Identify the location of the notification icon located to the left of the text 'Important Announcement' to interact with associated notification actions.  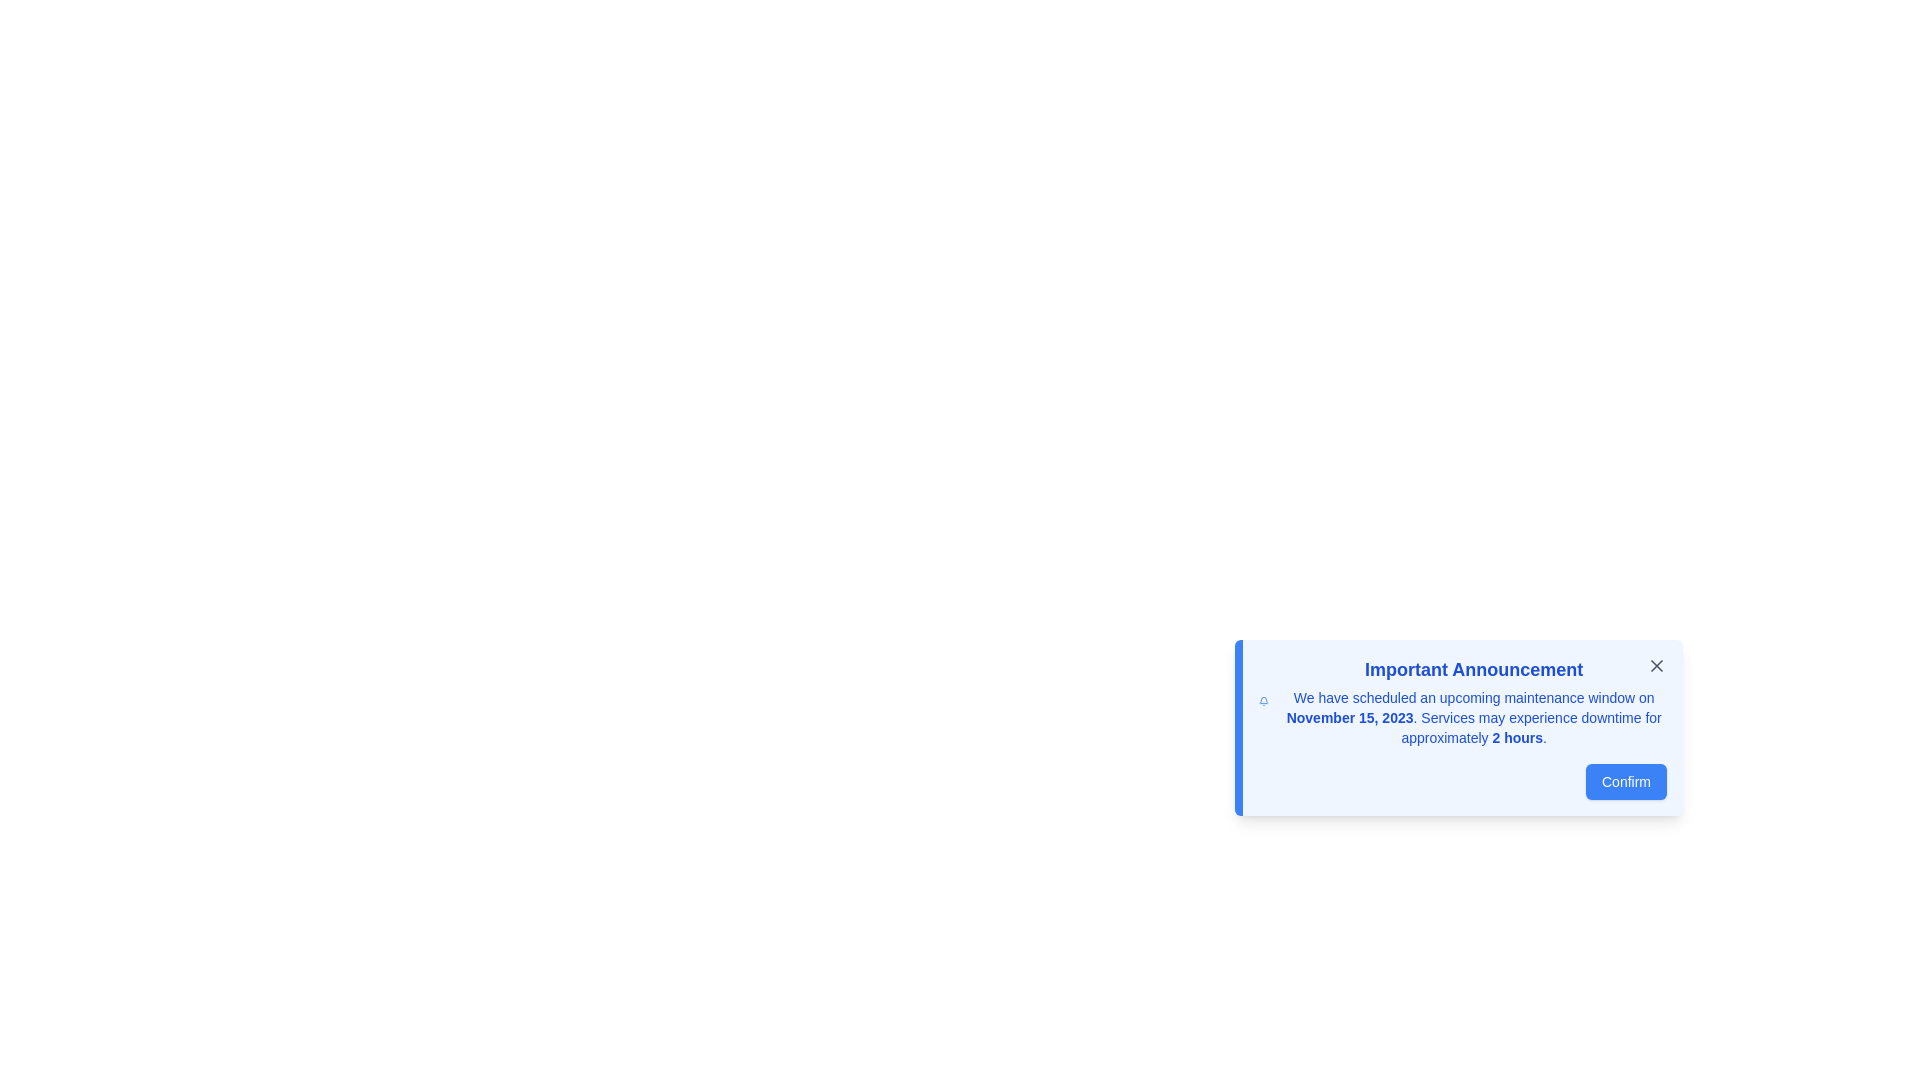
(1262, 701).